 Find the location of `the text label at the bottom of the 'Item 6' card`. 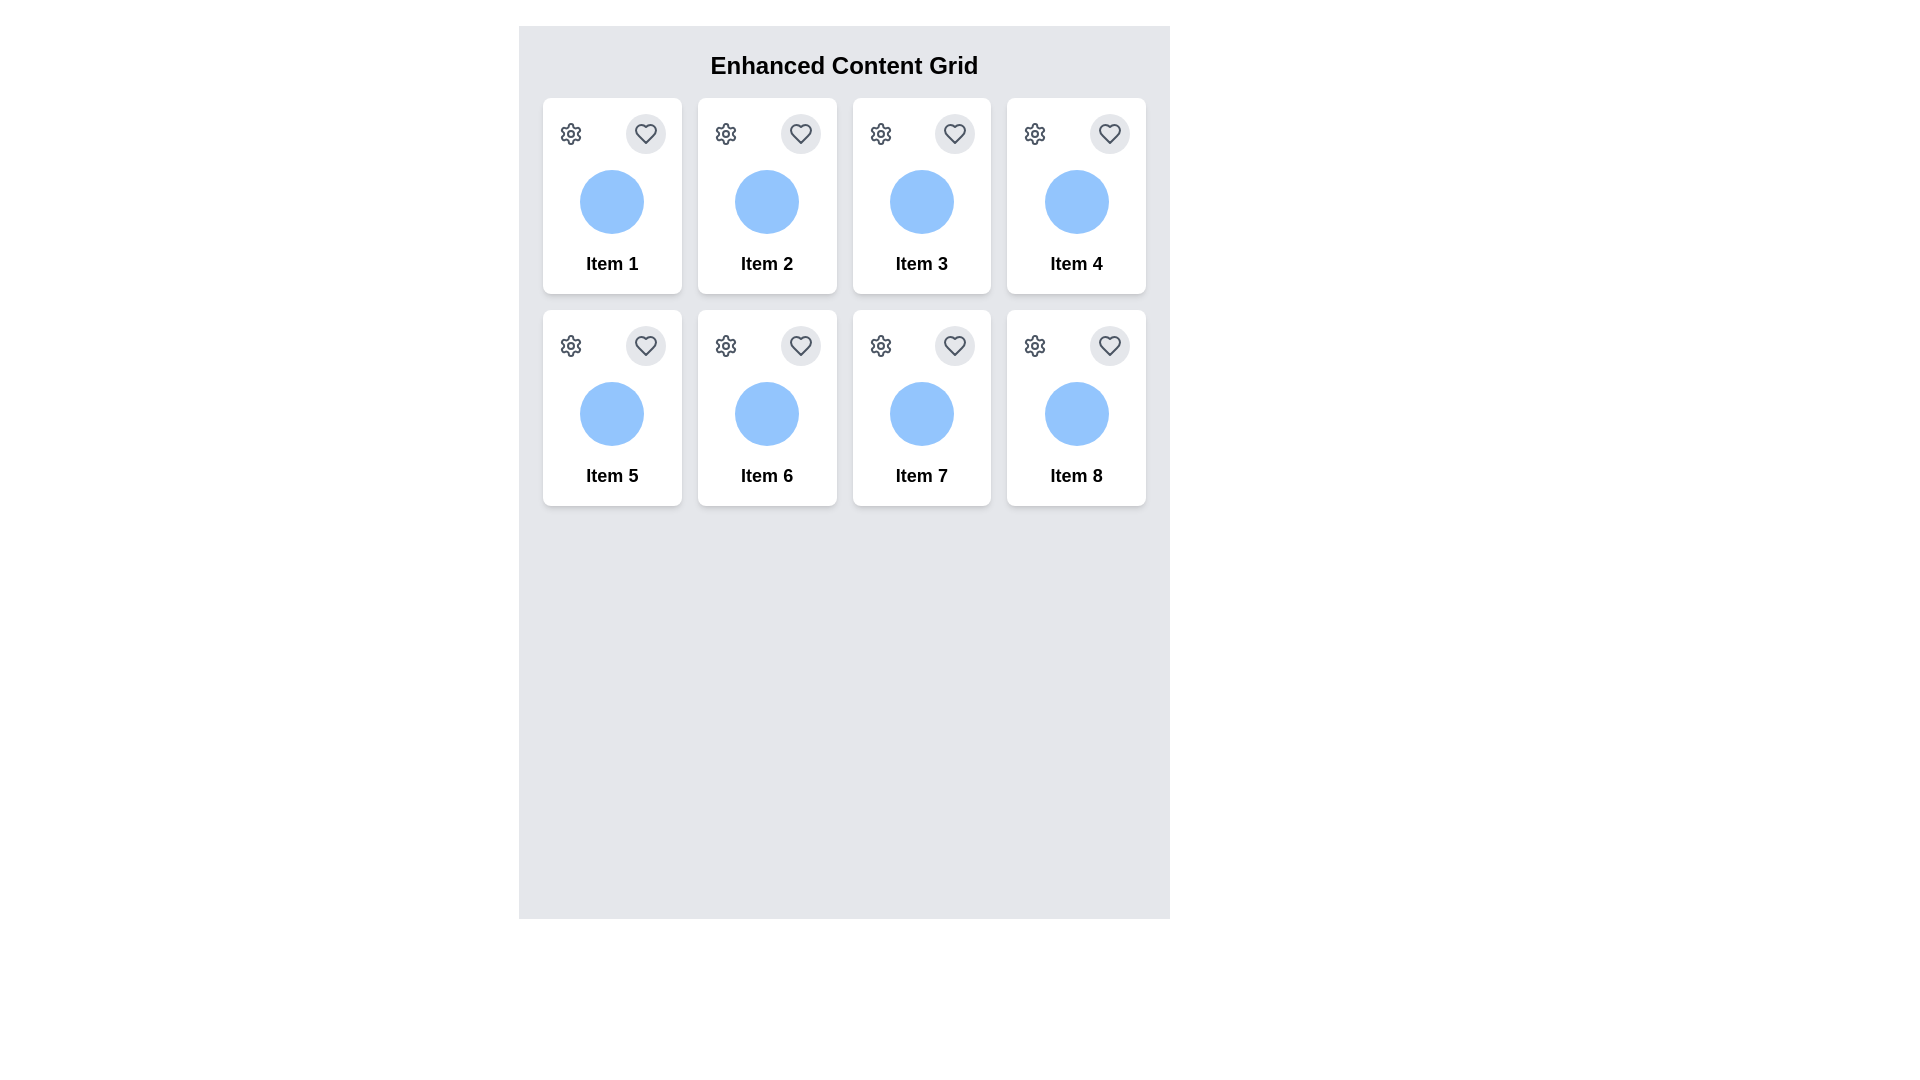

the text label at the bottom of the 'Item 6' card is located at coordinates (766, 475).